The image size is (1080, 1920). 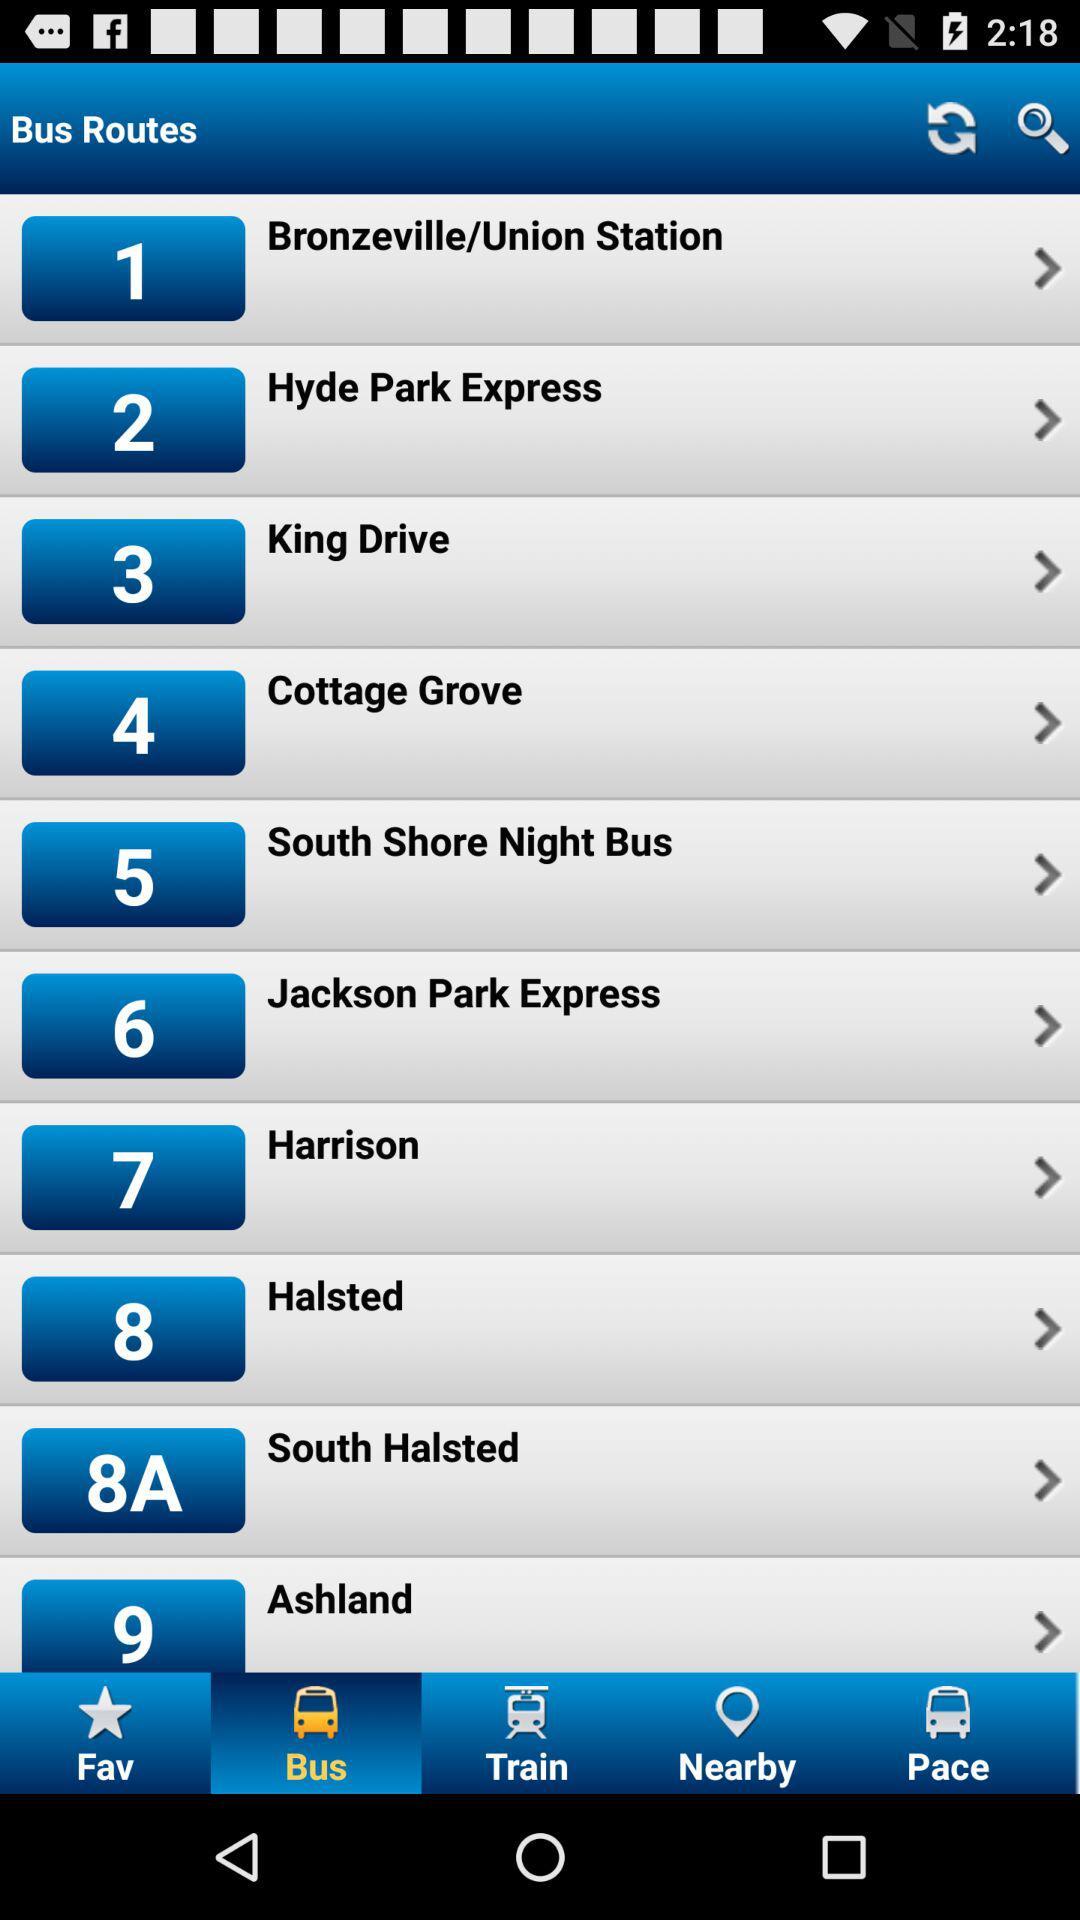 What do you see at coordinates (133, 1177) in the screenshot?
I see `the item next to the harrison item` at bounding box center [133, 1177].